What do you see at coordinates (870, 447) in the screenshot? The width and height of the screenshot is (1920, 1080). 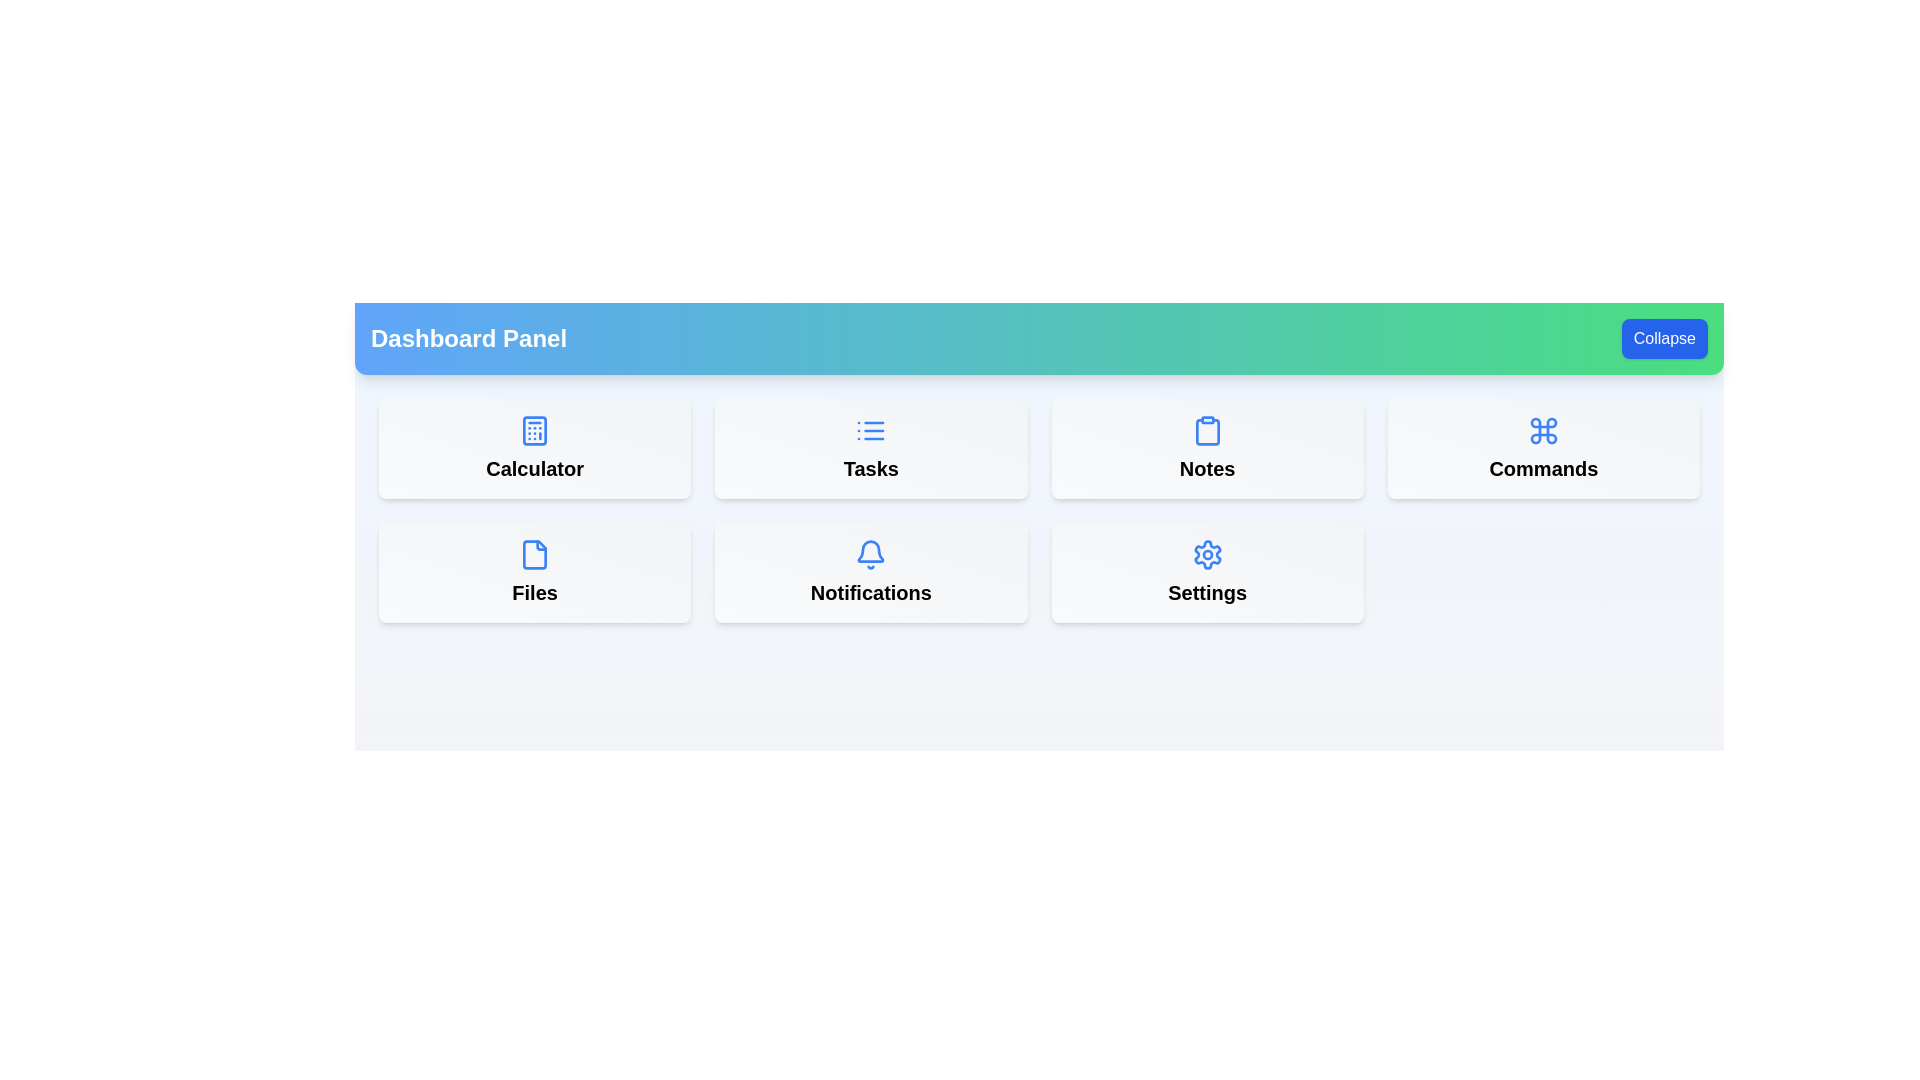 I see `the menu item labeled Tasks` at bounding box center [870, 447].